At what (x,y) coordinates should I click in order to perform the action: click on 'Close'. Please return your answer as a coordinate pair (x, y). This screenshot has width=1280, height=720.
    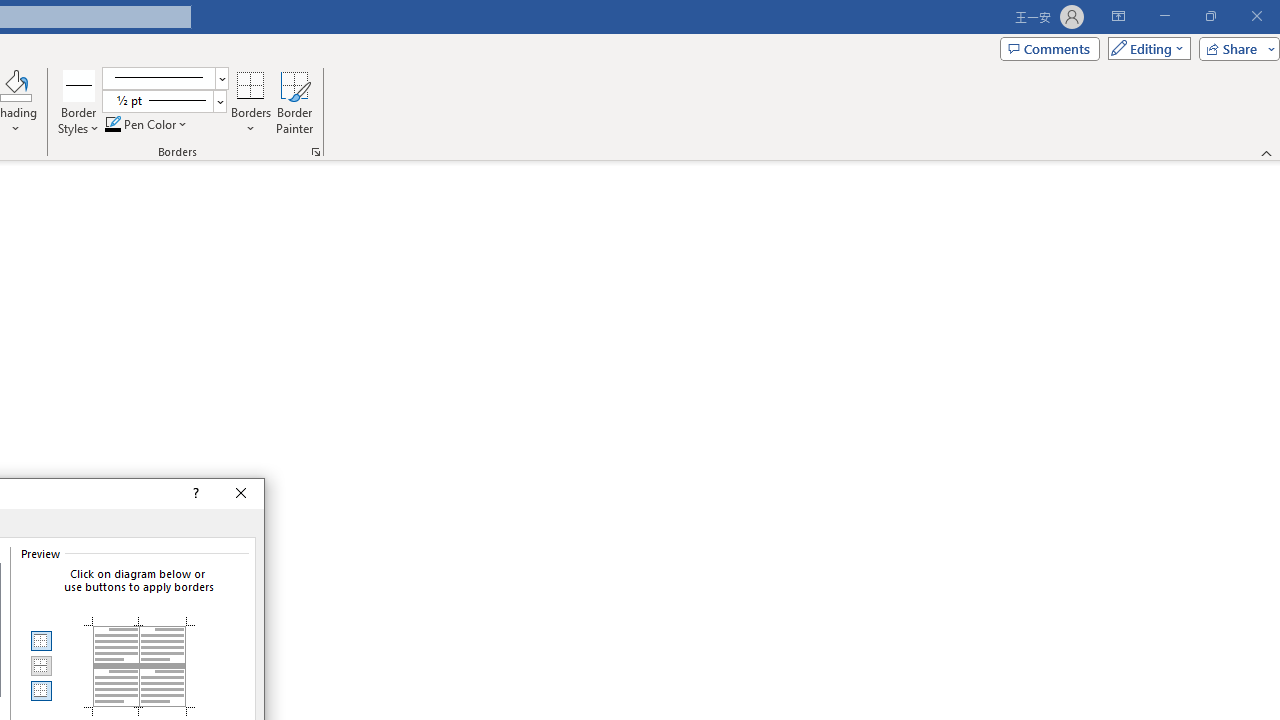
    Looking at the image, I should click on (240, 493).